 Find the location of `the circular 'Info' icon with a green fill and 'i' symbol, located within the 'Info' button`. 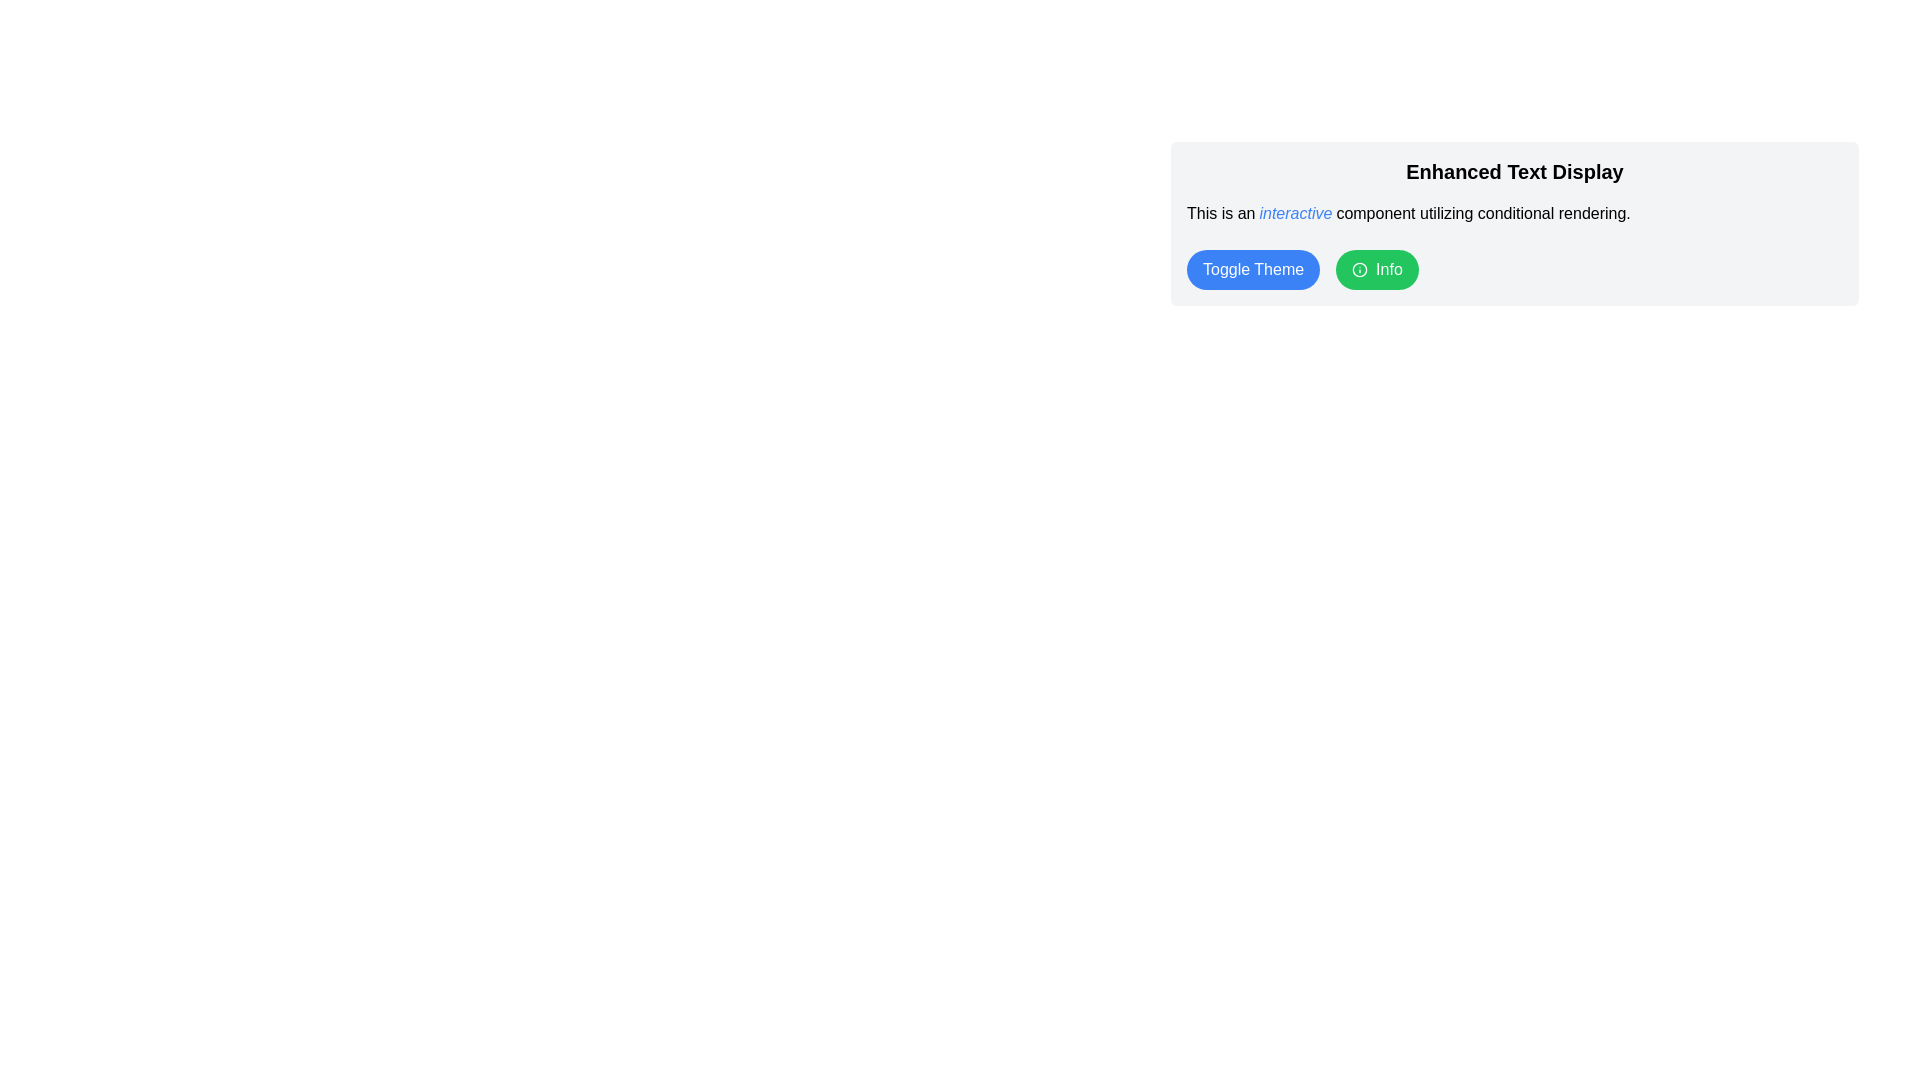

the circular 'Info' icon with a green fill and 'i' symbol, located within the 'Info' button is located at coordinates (1360, 270).